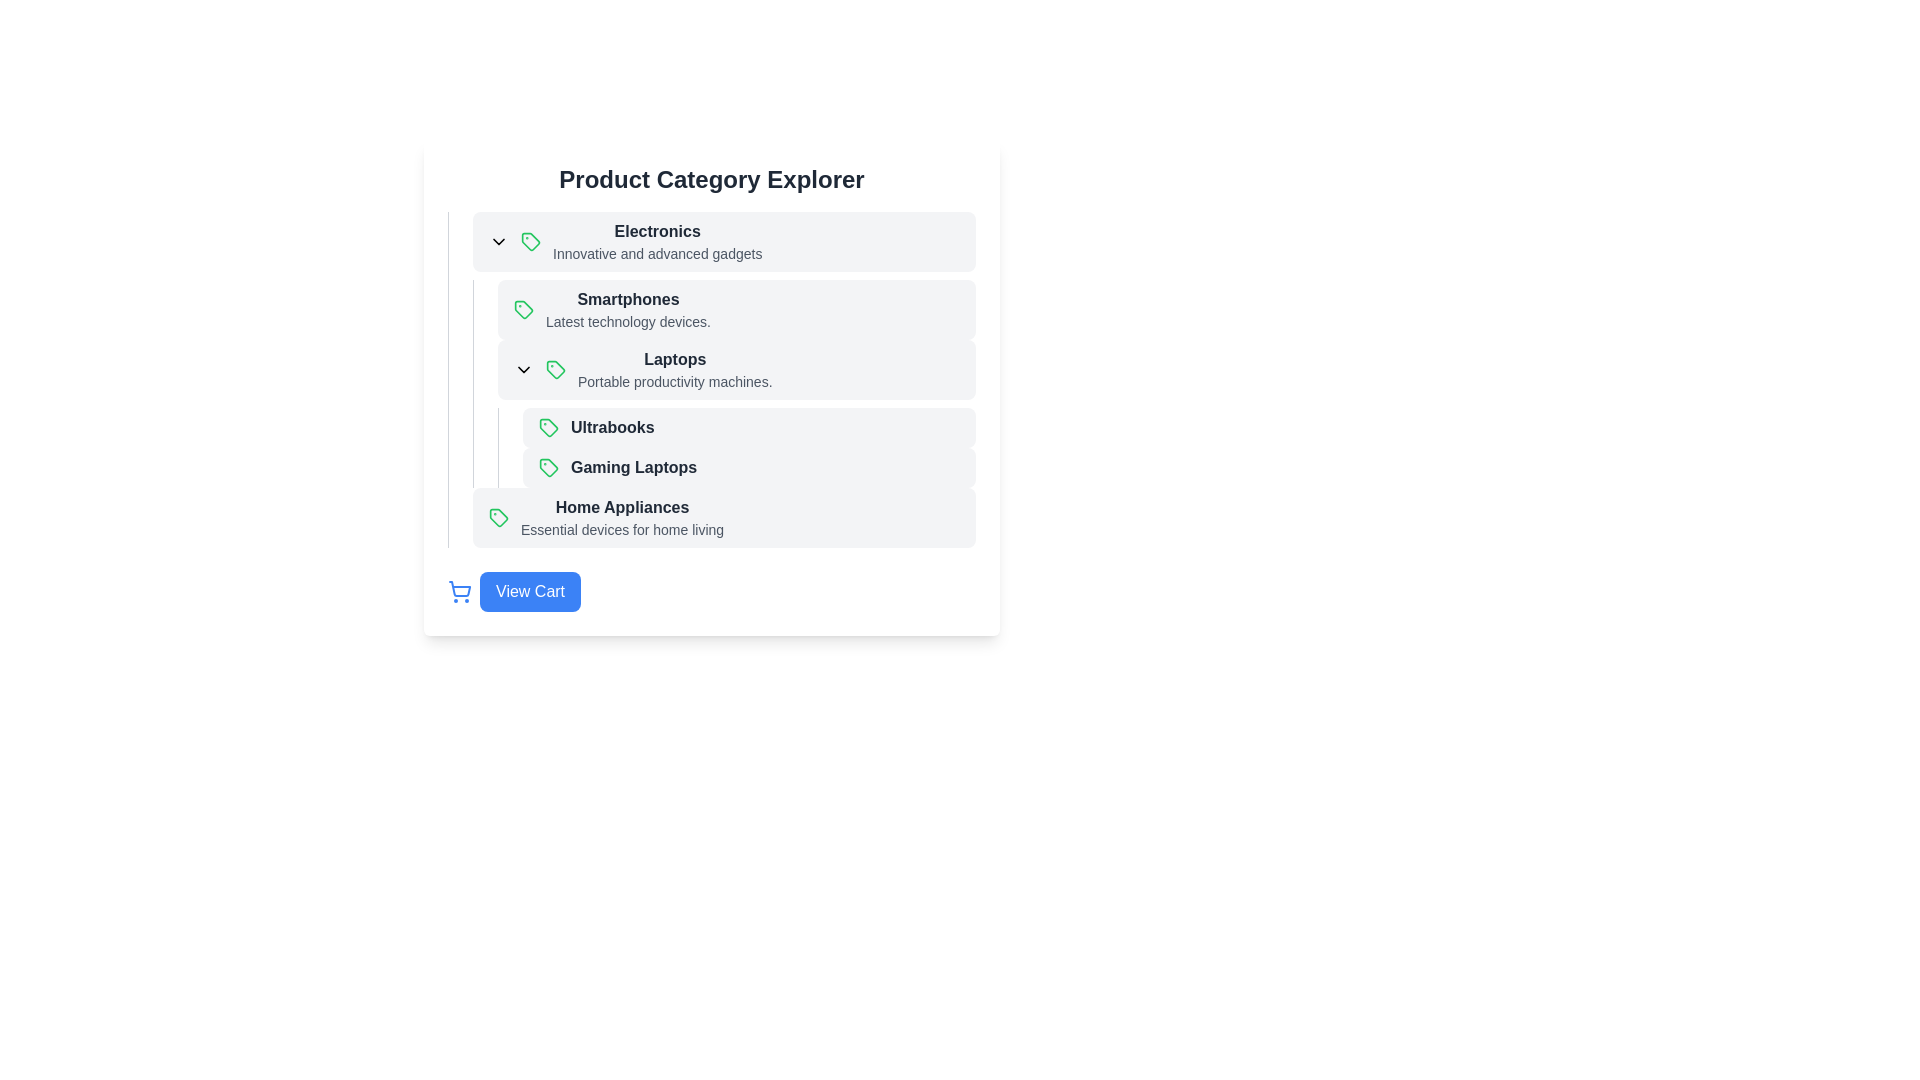 The width and height of the screenshot is (1920, 1080). What do you see at coordinates (675, 370) in the screenshot?
I see `text block titled 'Laptops' which contains the description 'Portable productivity machines.' located under the 'Smartphones' section in the 'Product Category Explorer.'` at bounding box center [675, 370].